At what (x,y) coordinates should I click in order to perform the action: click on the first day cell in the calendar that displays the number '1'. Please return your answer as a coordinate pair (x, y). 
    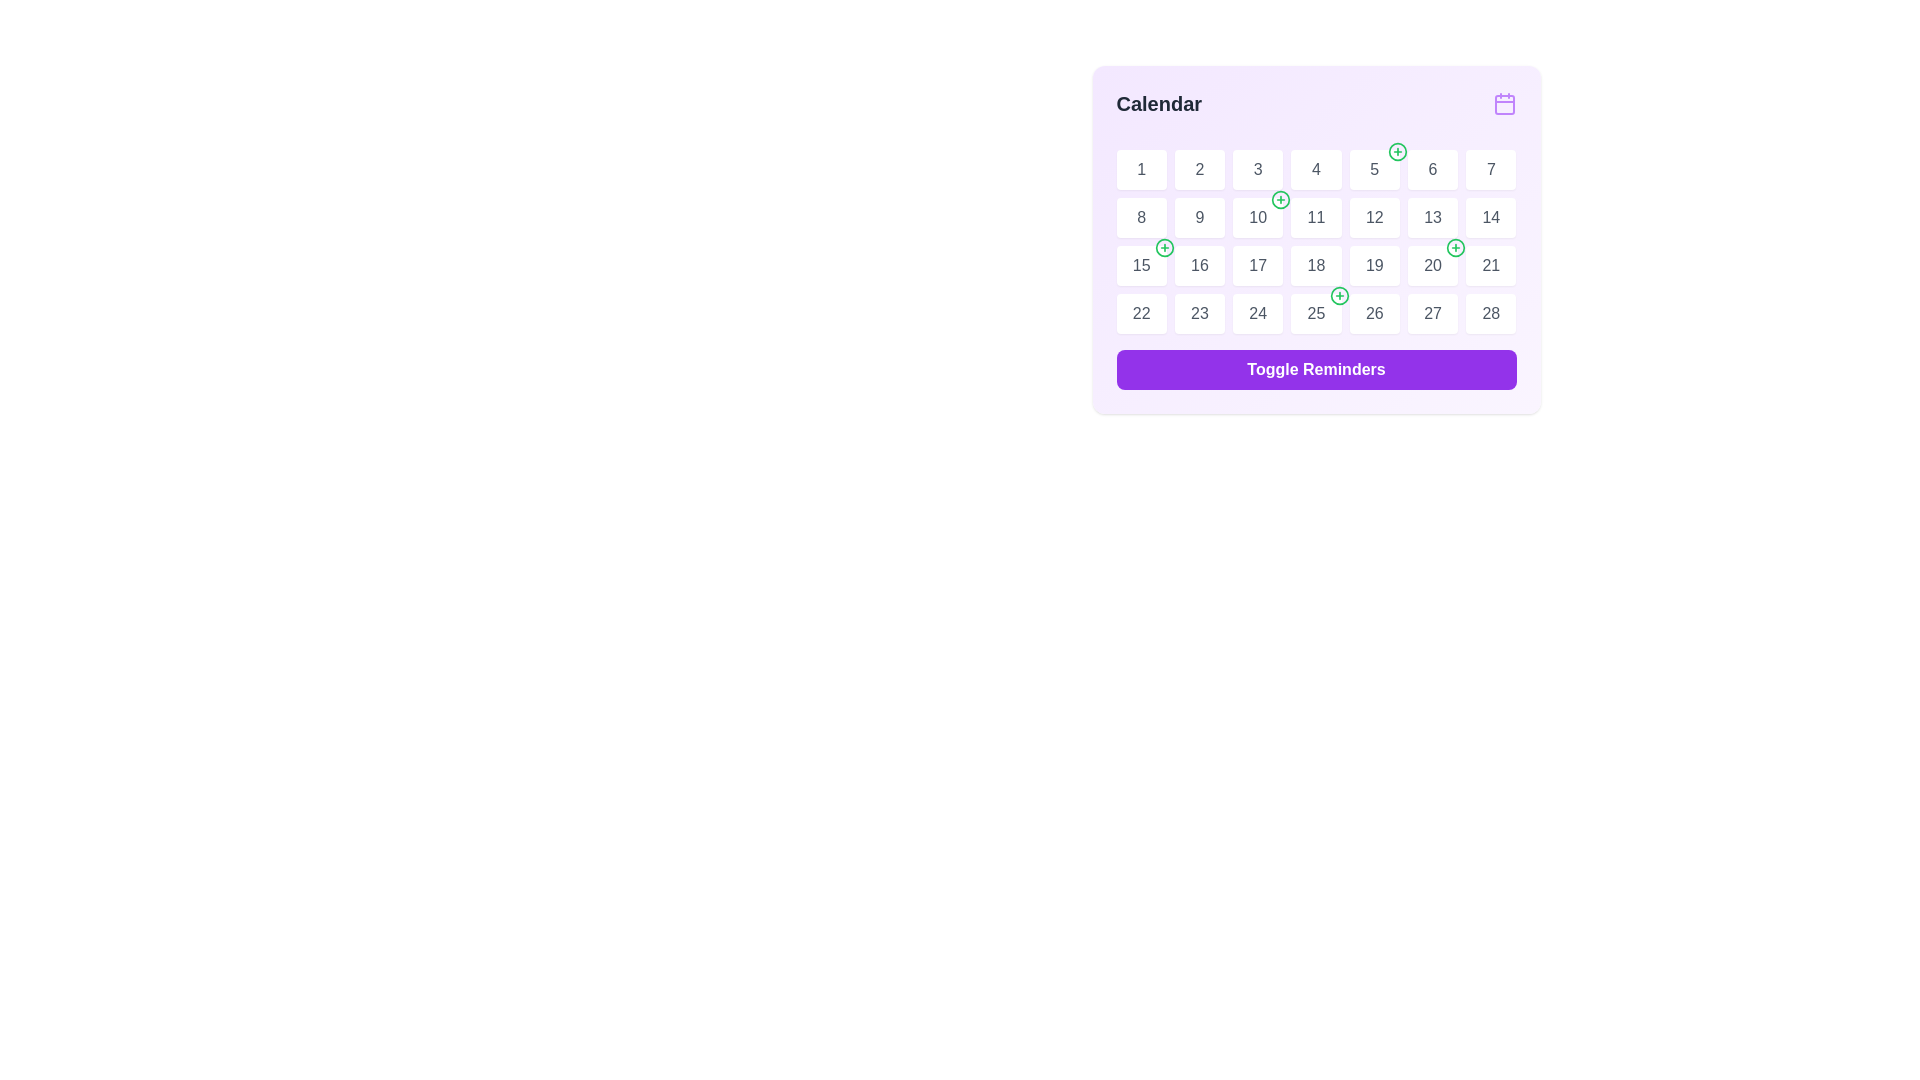
    Looking at the image, I should click on (1141, 168).